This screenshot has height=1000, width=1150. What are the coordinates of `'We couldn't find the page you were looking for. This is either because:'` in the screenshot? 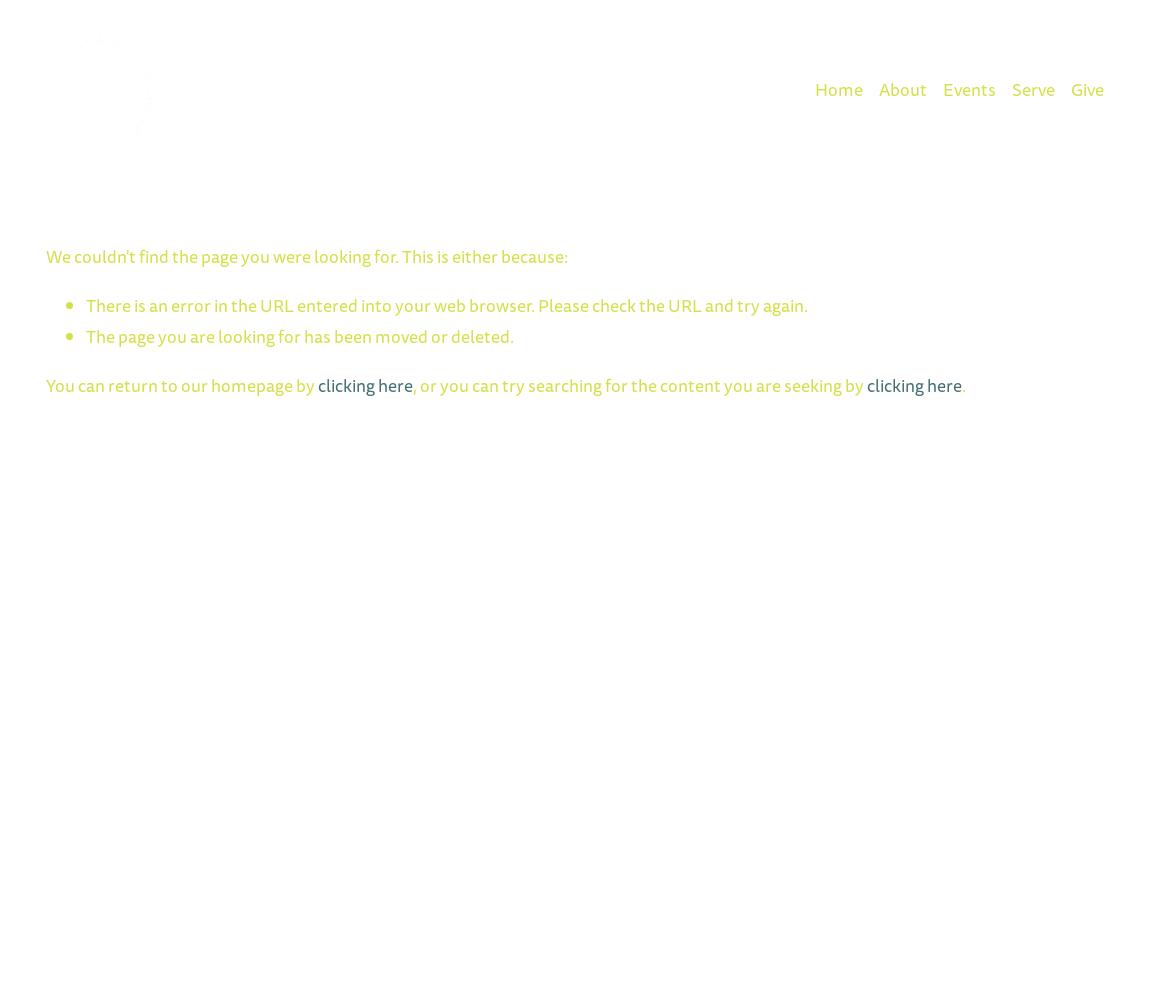 It's located at (307, 255).